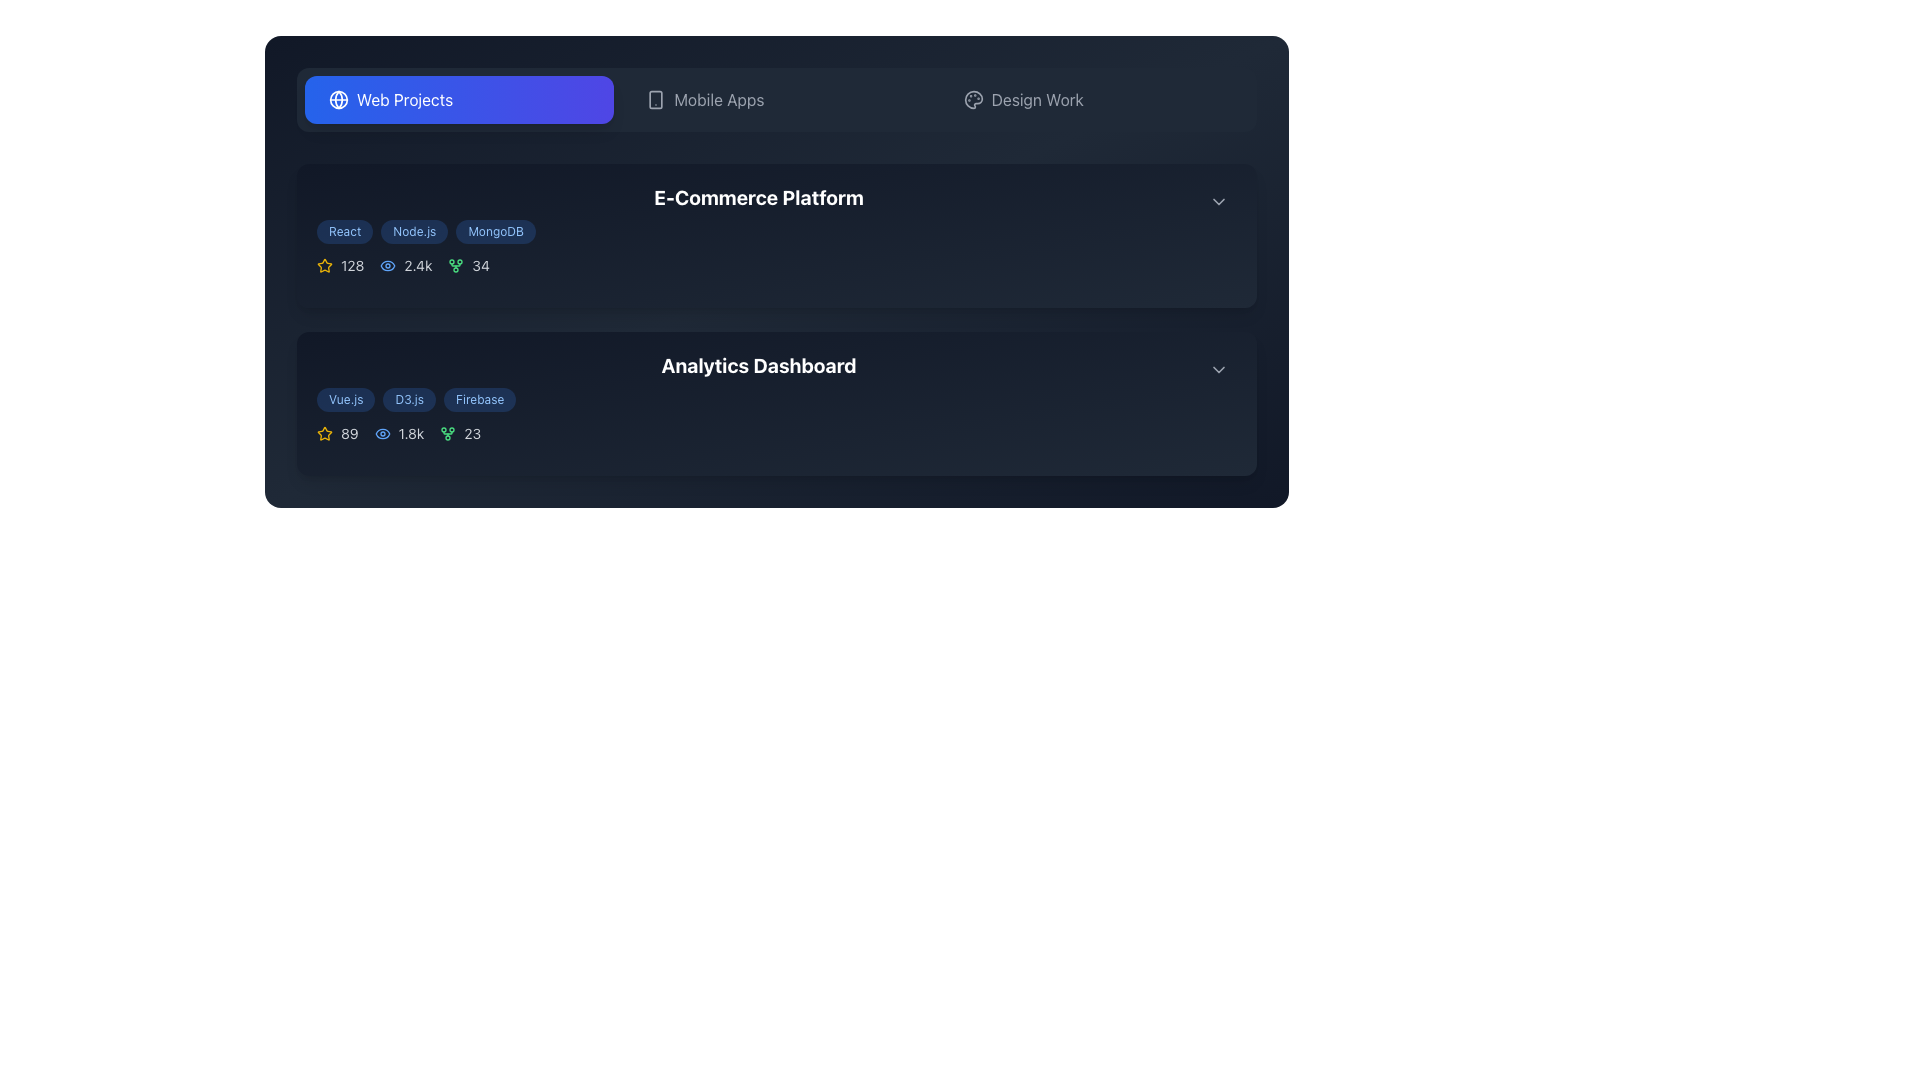  What do you see at coordinates (455, 265) in the screenshot?
I see `the git fork icon located to the right of the numeric label '34', which indicates the number of forks associated with a project` at bounding box center [455, 265].